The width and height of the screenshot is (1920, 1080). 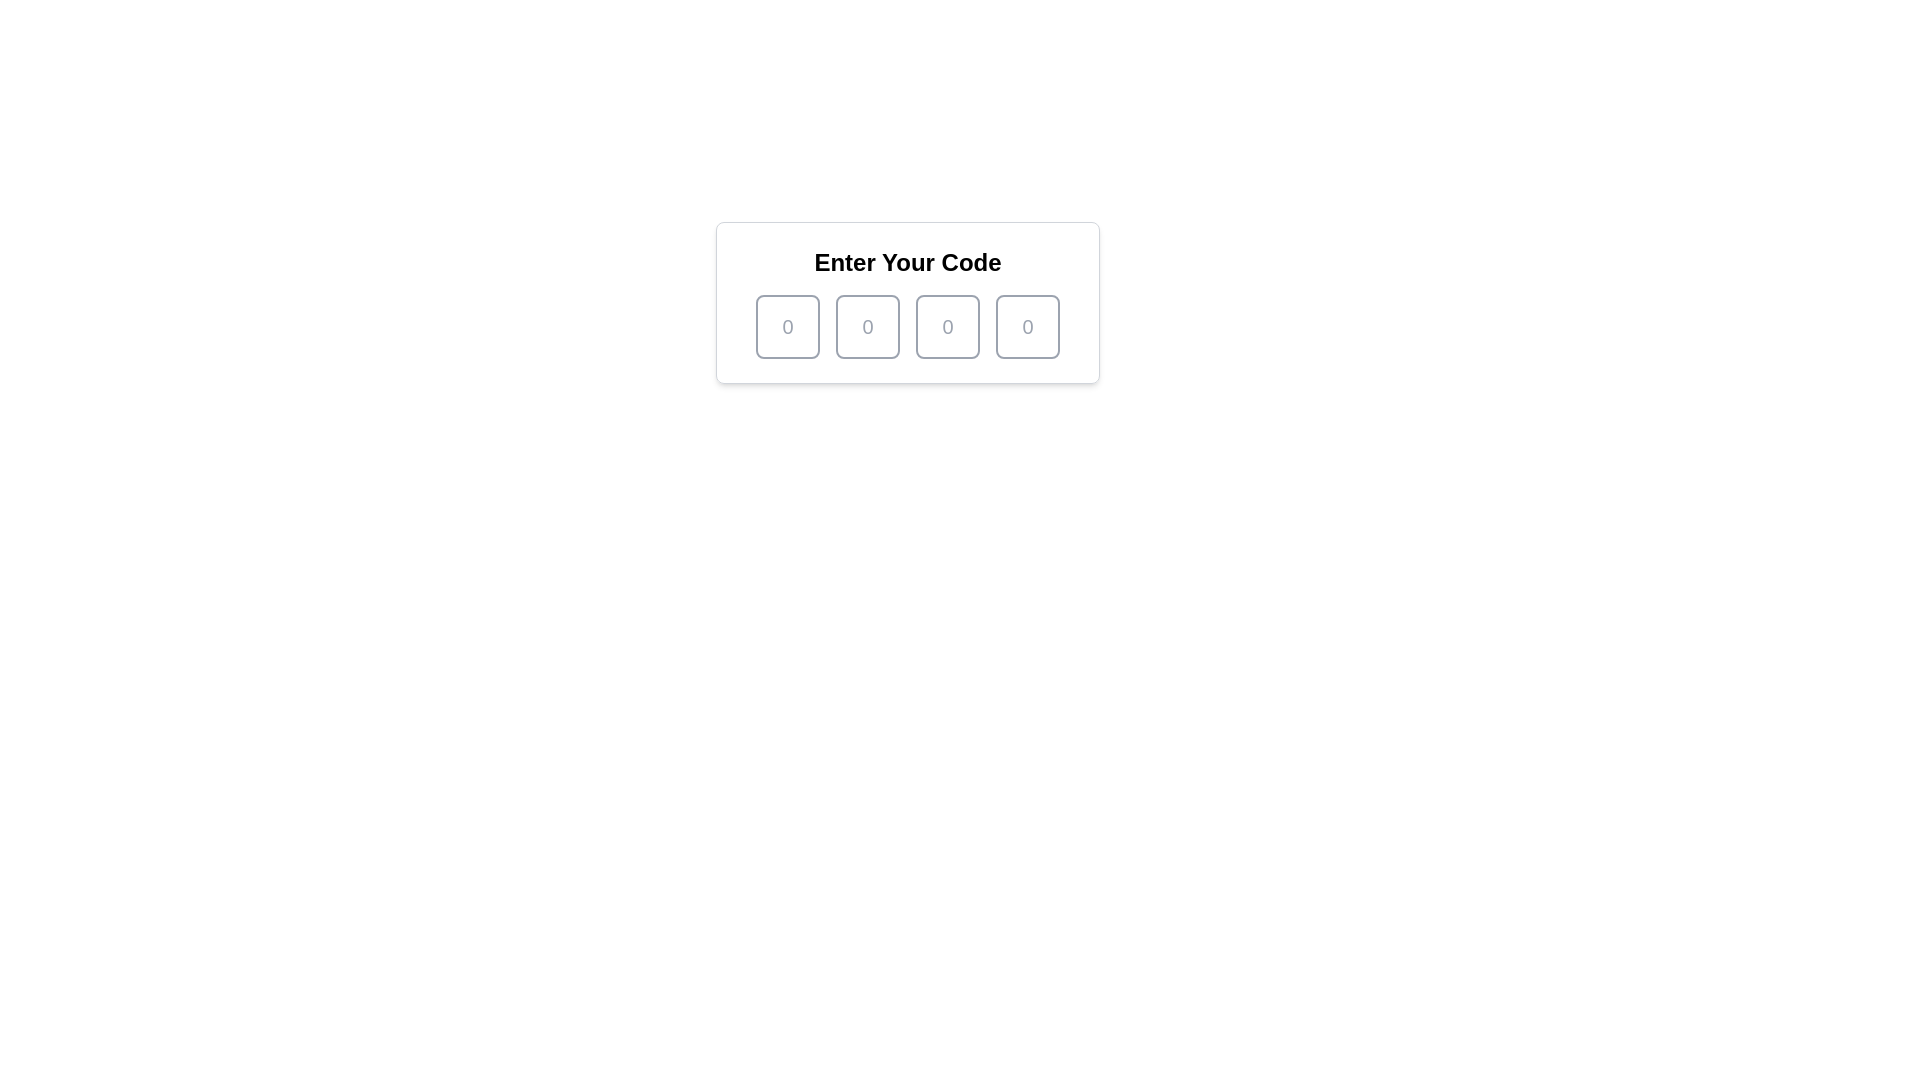 What do you see at coordinates (1027, 326) in the screenshot?
I see `the fourth input box, which serves as a text input field for entering a single character, to focus the input` at bounding box center [1027, 326].